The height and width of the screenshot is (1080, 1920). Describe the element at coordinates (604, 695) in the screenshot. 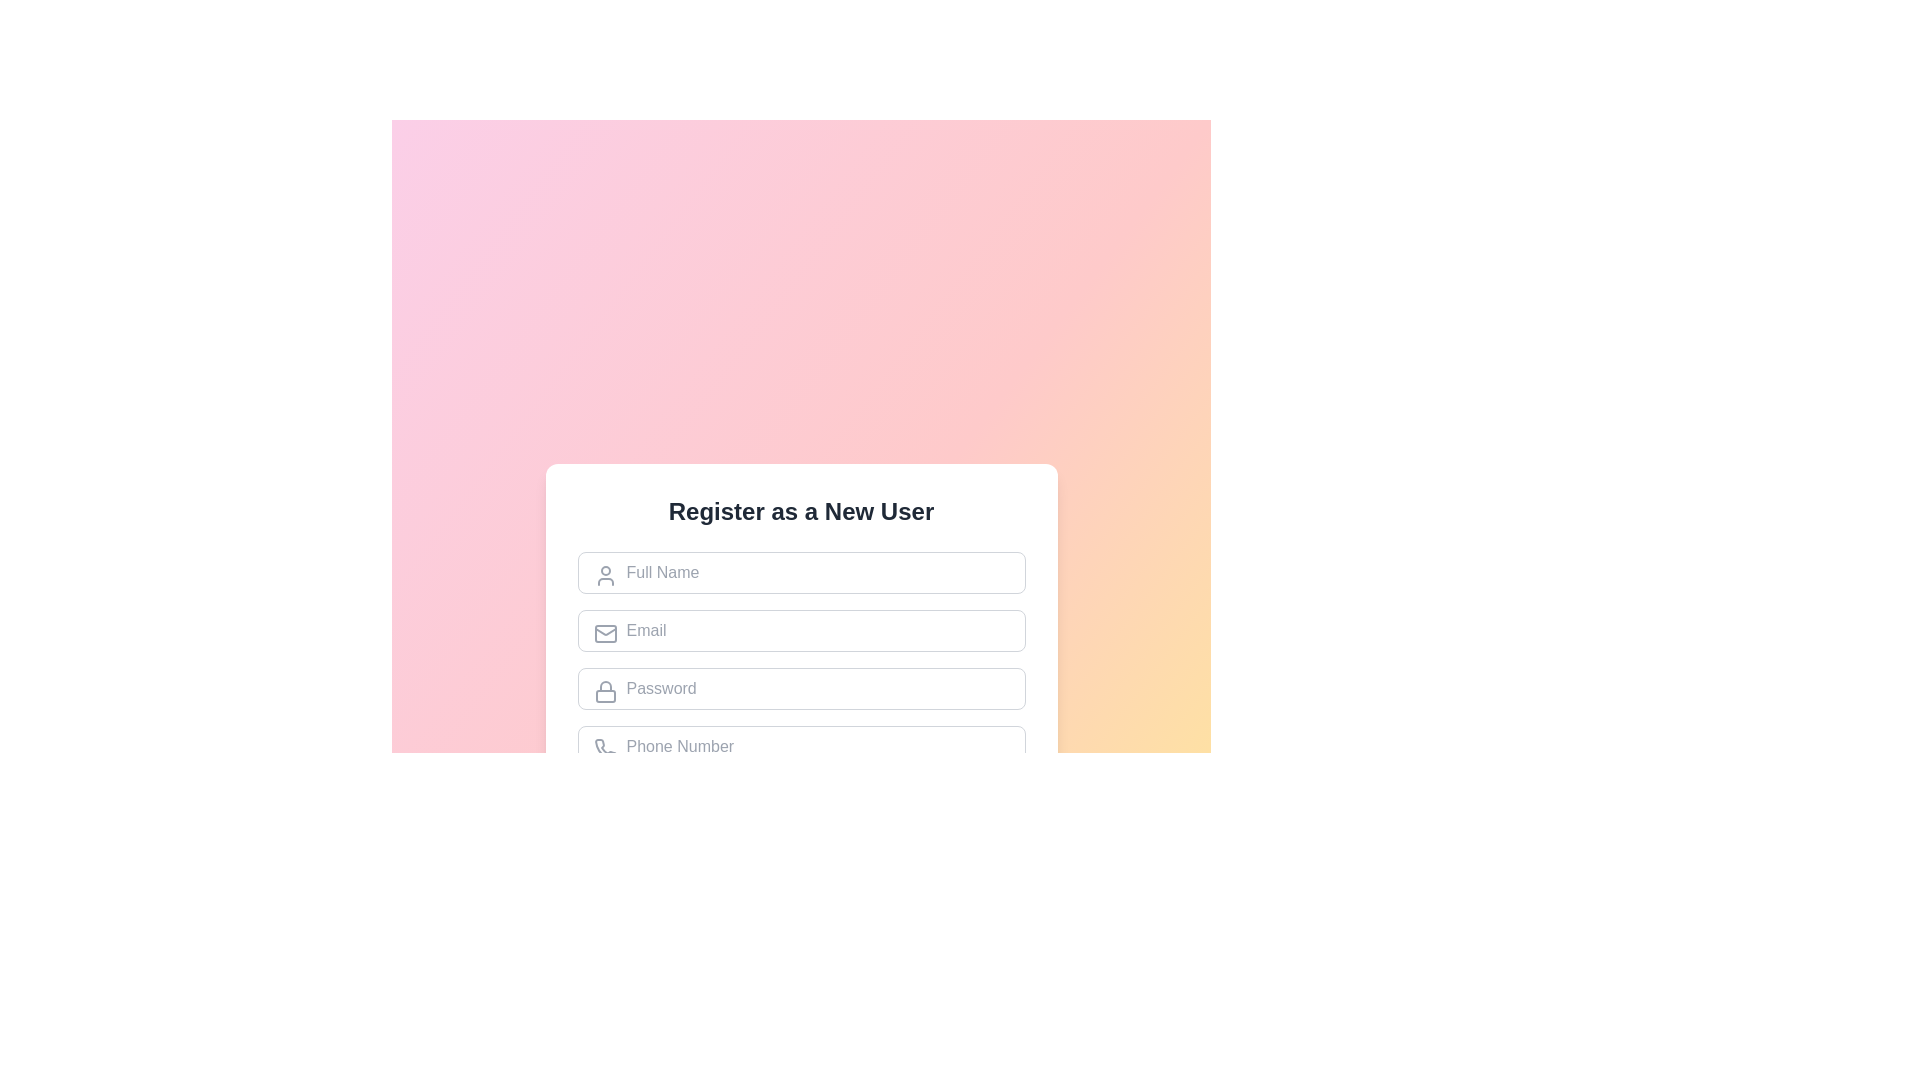

I see `the decorative SVG shape that represents the body of the lock icon, which symbolizes security or privacy in the password field` at that location.